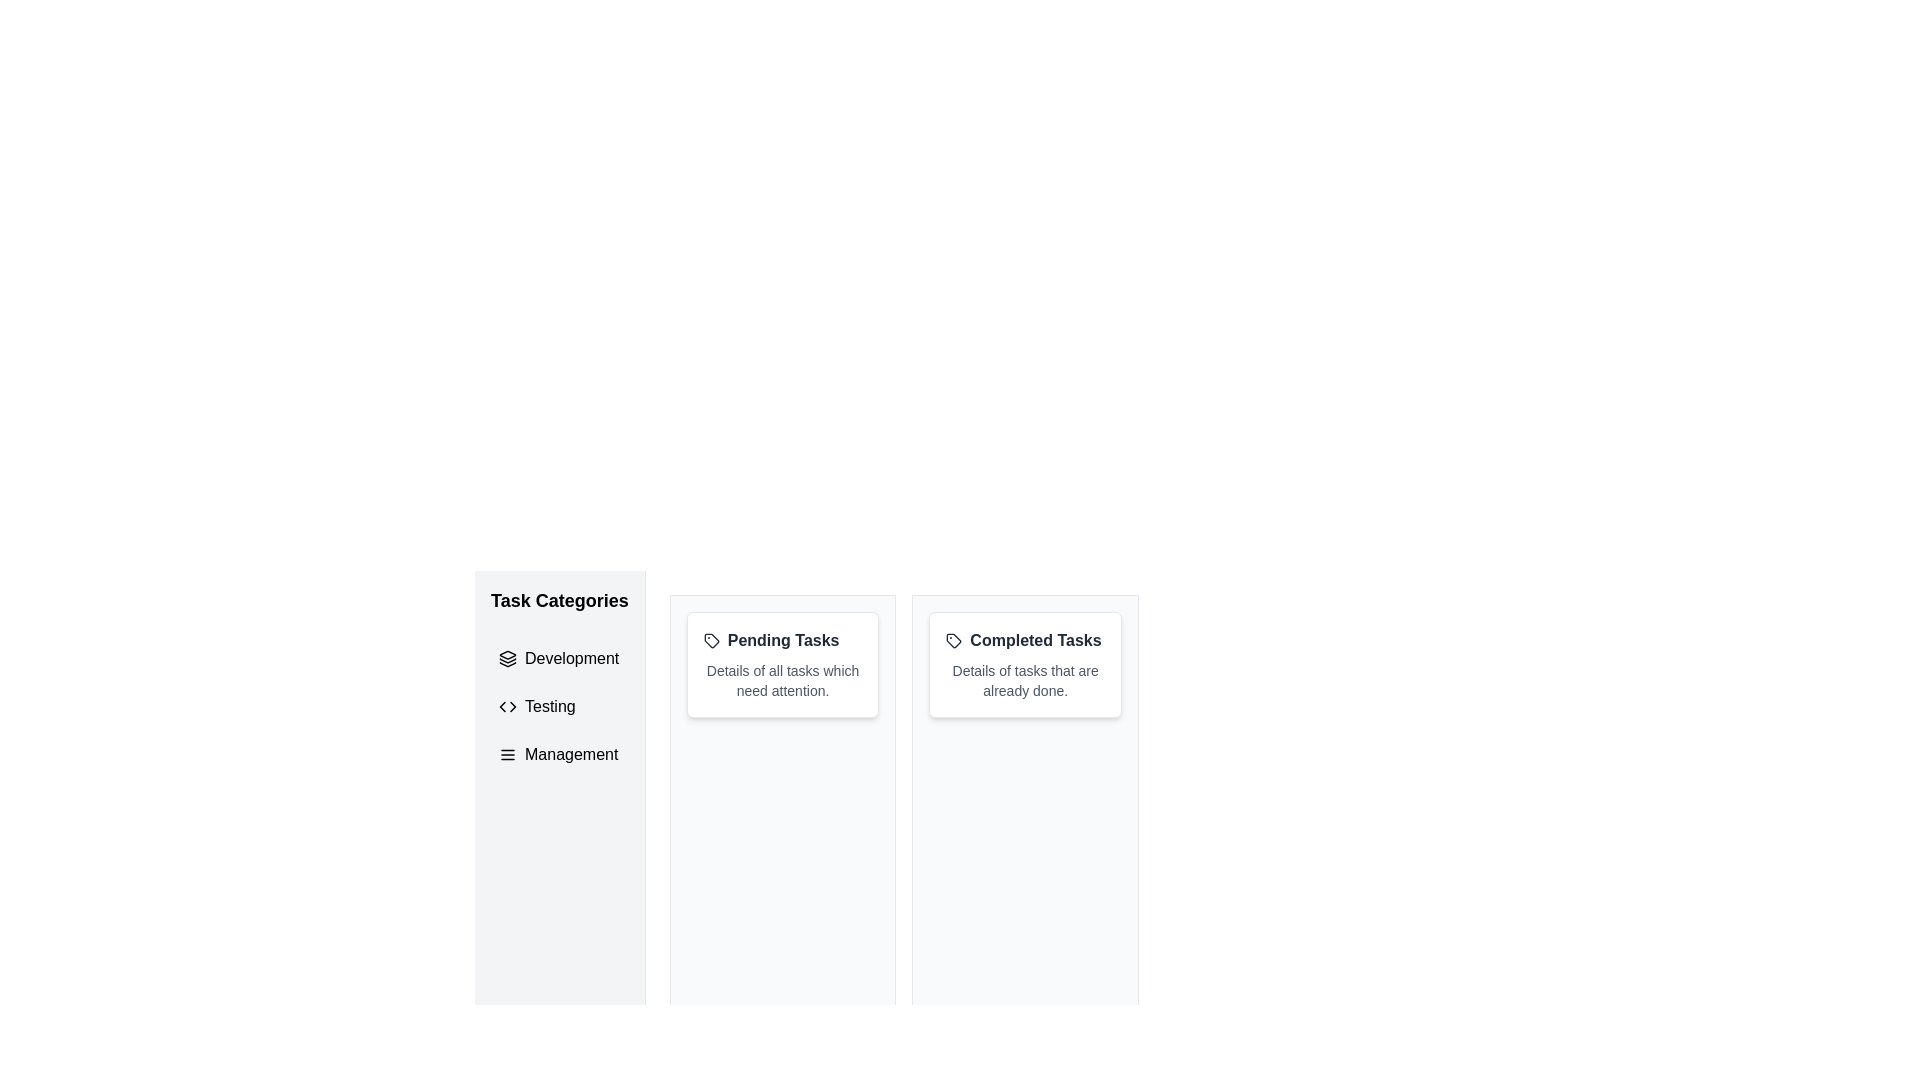  I want to click on descriptive information provided by the label within the 'Pending Tasks' card, which clarifies its contents and purpose, so click(781, 680).